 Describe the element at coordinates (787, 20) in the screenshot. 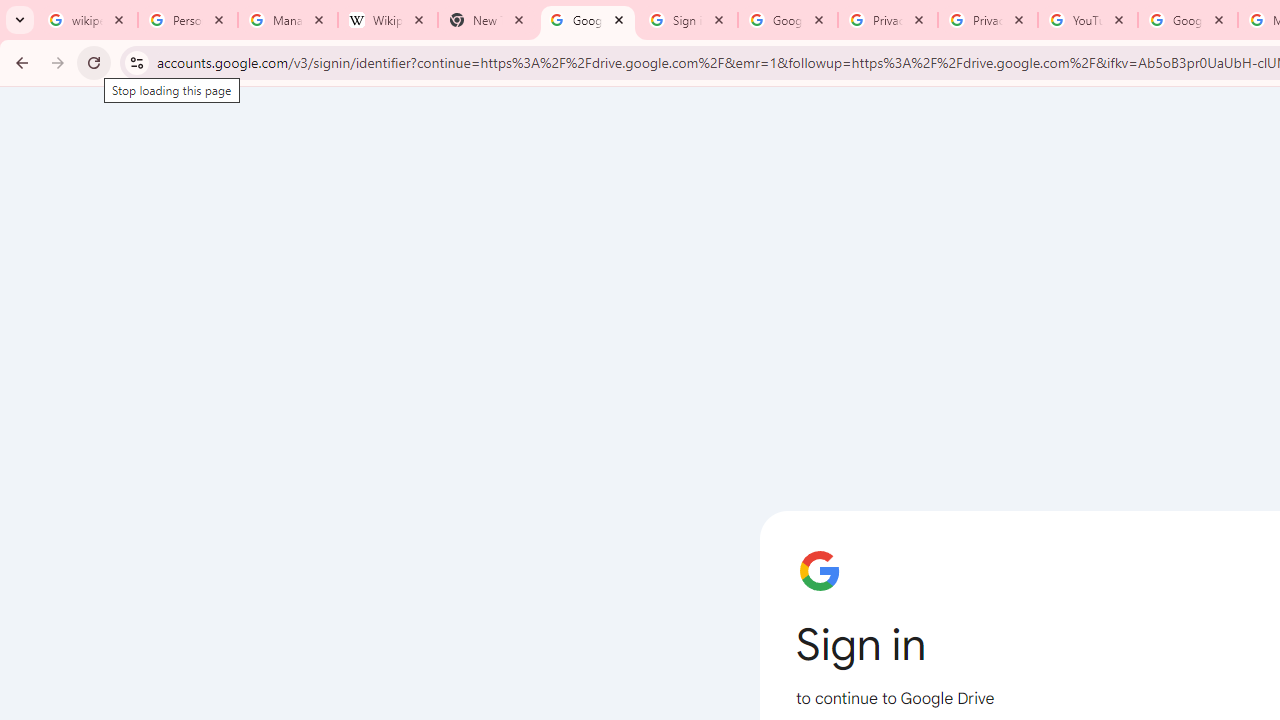

I see `'Google Drive: Sign-in'` at that location.